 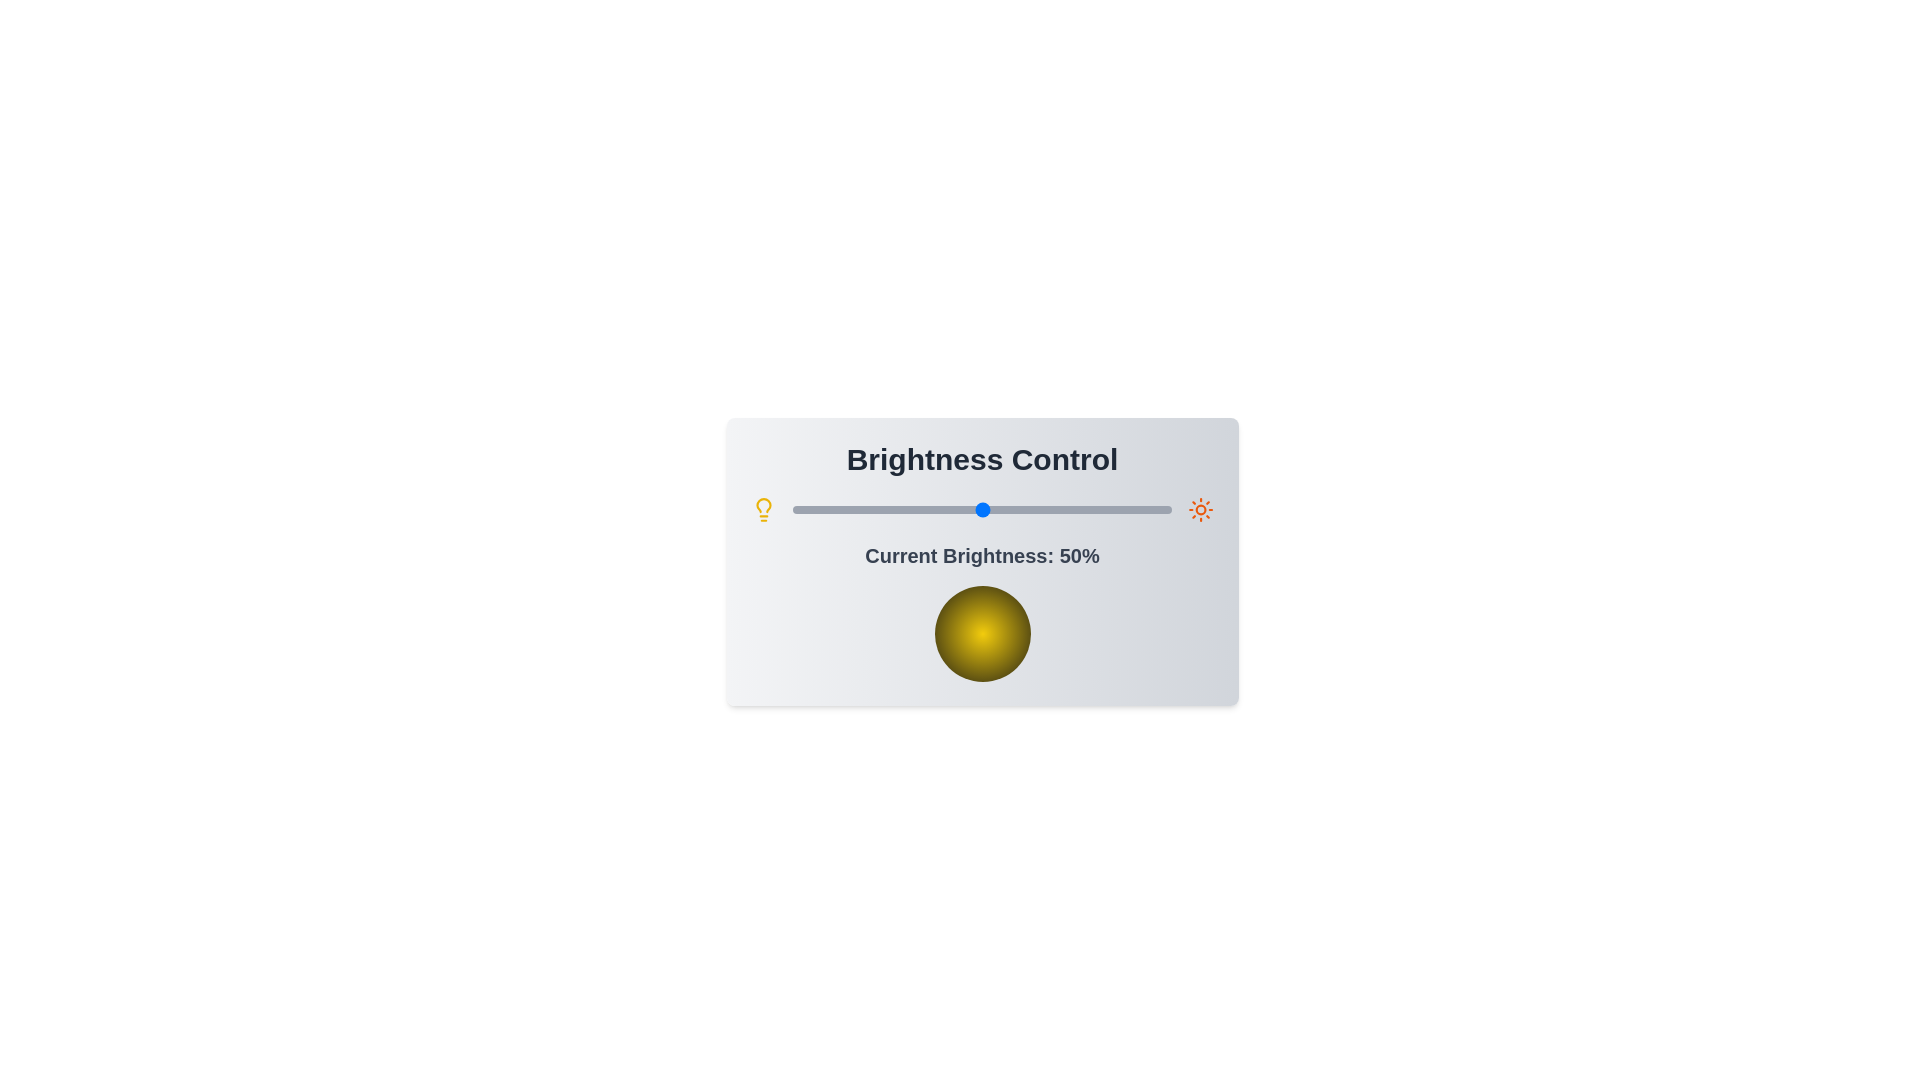 What do you see at coordinates (1024, 508) in the screenshot?
I see `the brightness slider to set the brightness to 61%` at bounding box center [1024, 508].